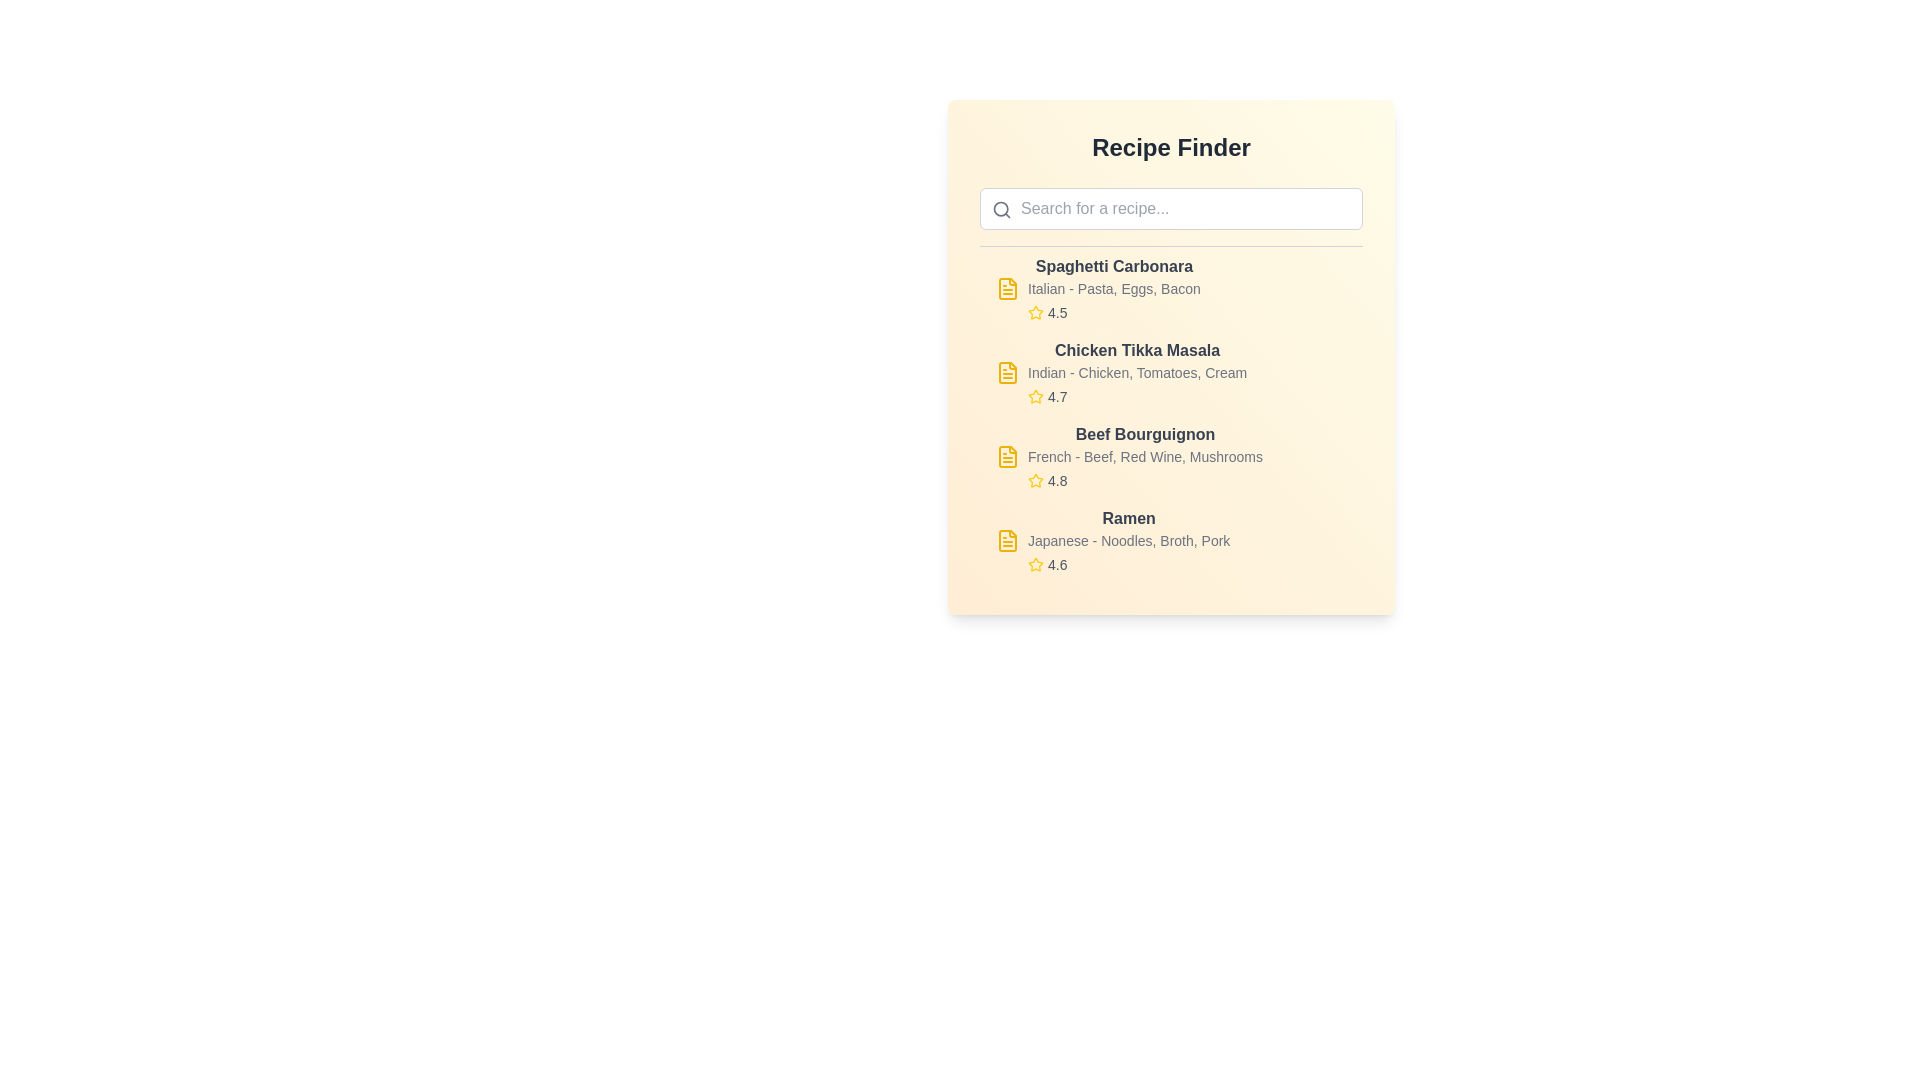 The height and width of the screenshot is (1080, 1920). What do you see at coordinates (1129, 540) in the screenshot?
I see `to select the fourth list item in the Recipe Finder interface, which is the 'Ramen' recipe, located under the heading 'Recipe Finder'` at bounding box center [1129, 540].